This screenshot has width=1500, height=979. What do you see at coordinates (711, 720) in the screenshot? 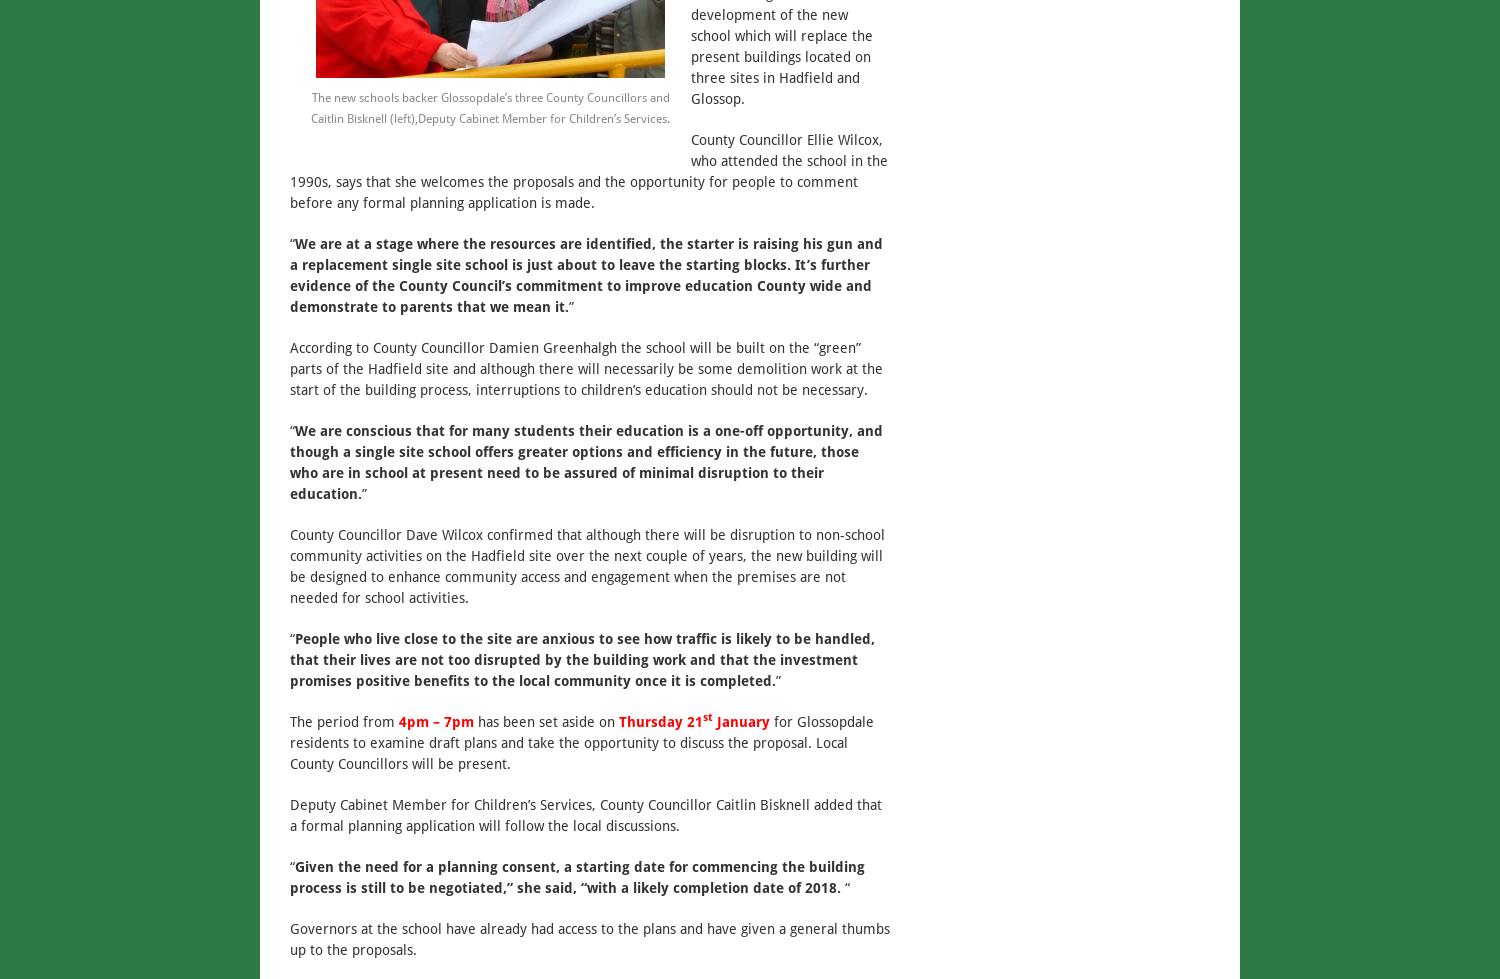
I see `'January'` at bounding box center [711, 720].